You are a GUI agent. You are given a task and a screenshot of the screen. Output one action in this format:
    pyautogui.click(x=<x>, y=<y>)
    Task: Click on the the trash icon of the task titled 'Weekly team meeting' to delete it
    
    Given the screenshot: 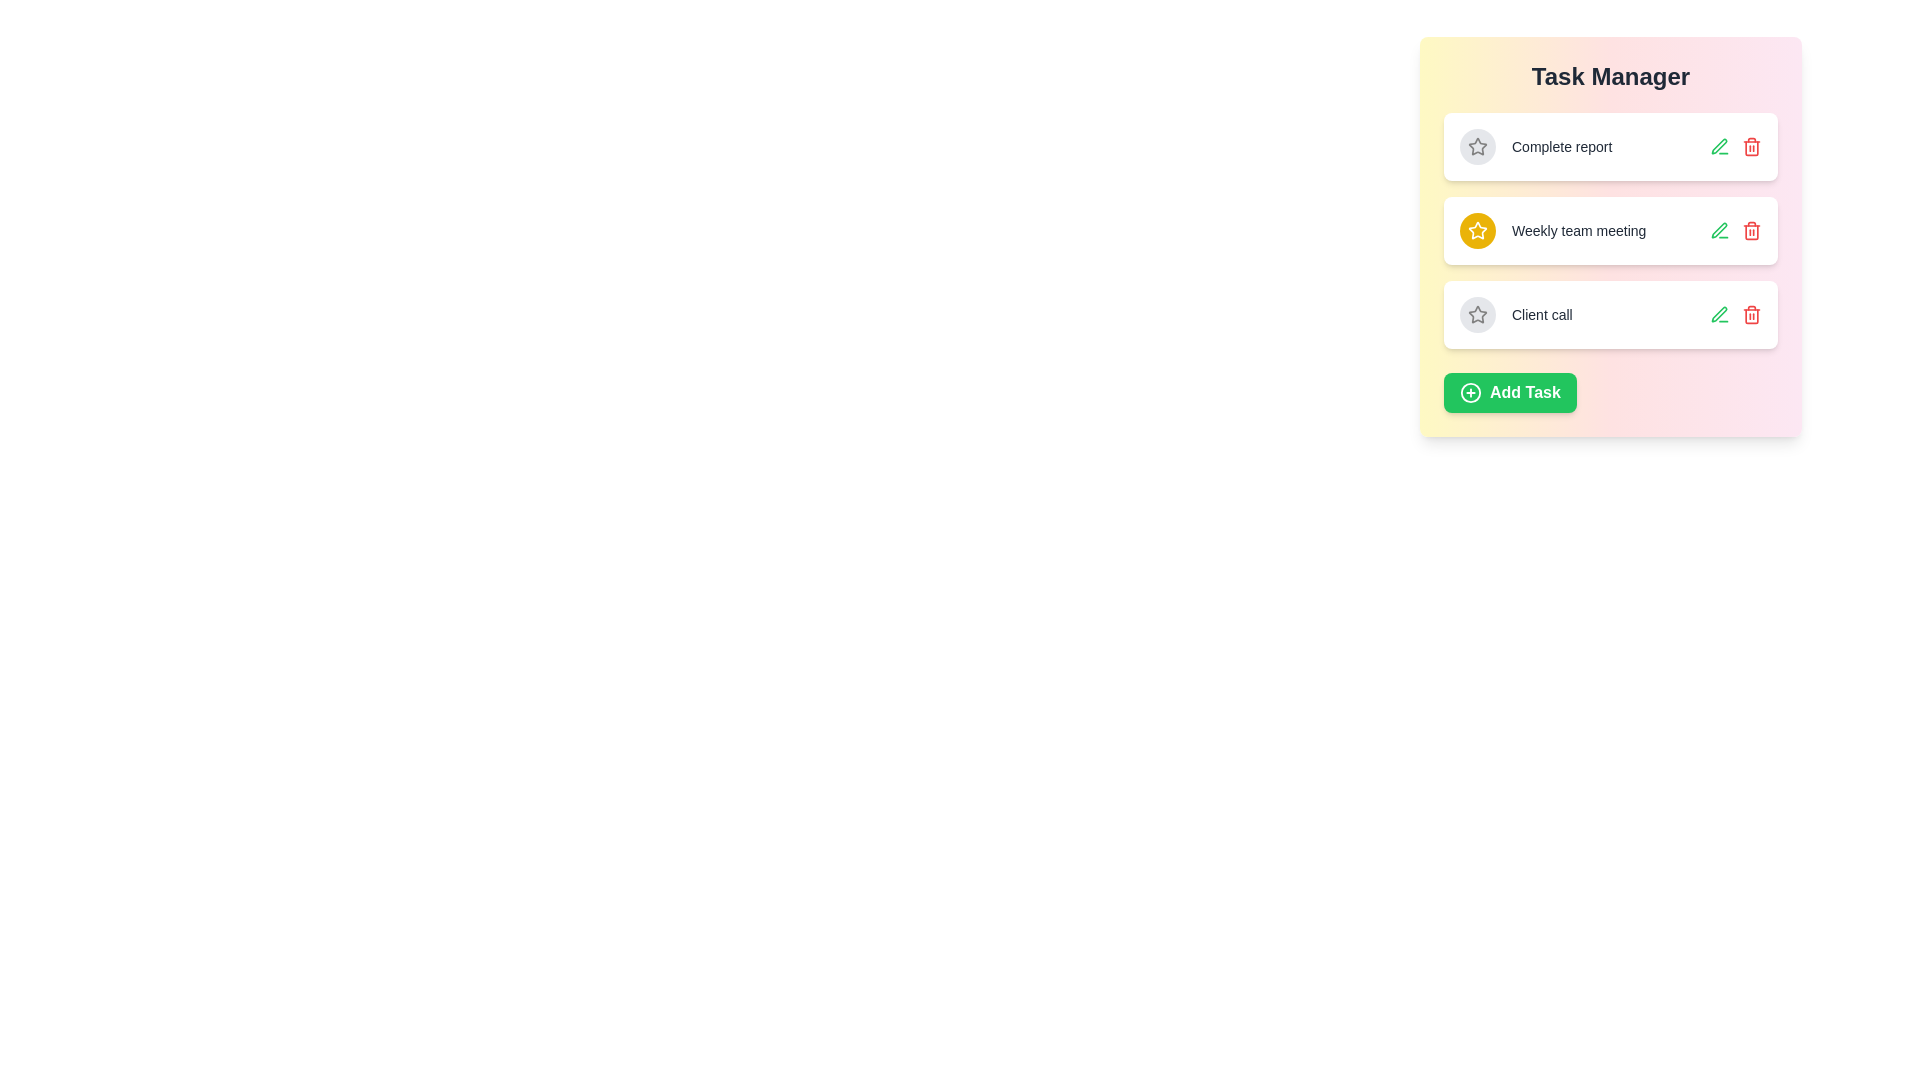 What is the action you would take?
    pyautogui.click(x=1751, y=230)
    